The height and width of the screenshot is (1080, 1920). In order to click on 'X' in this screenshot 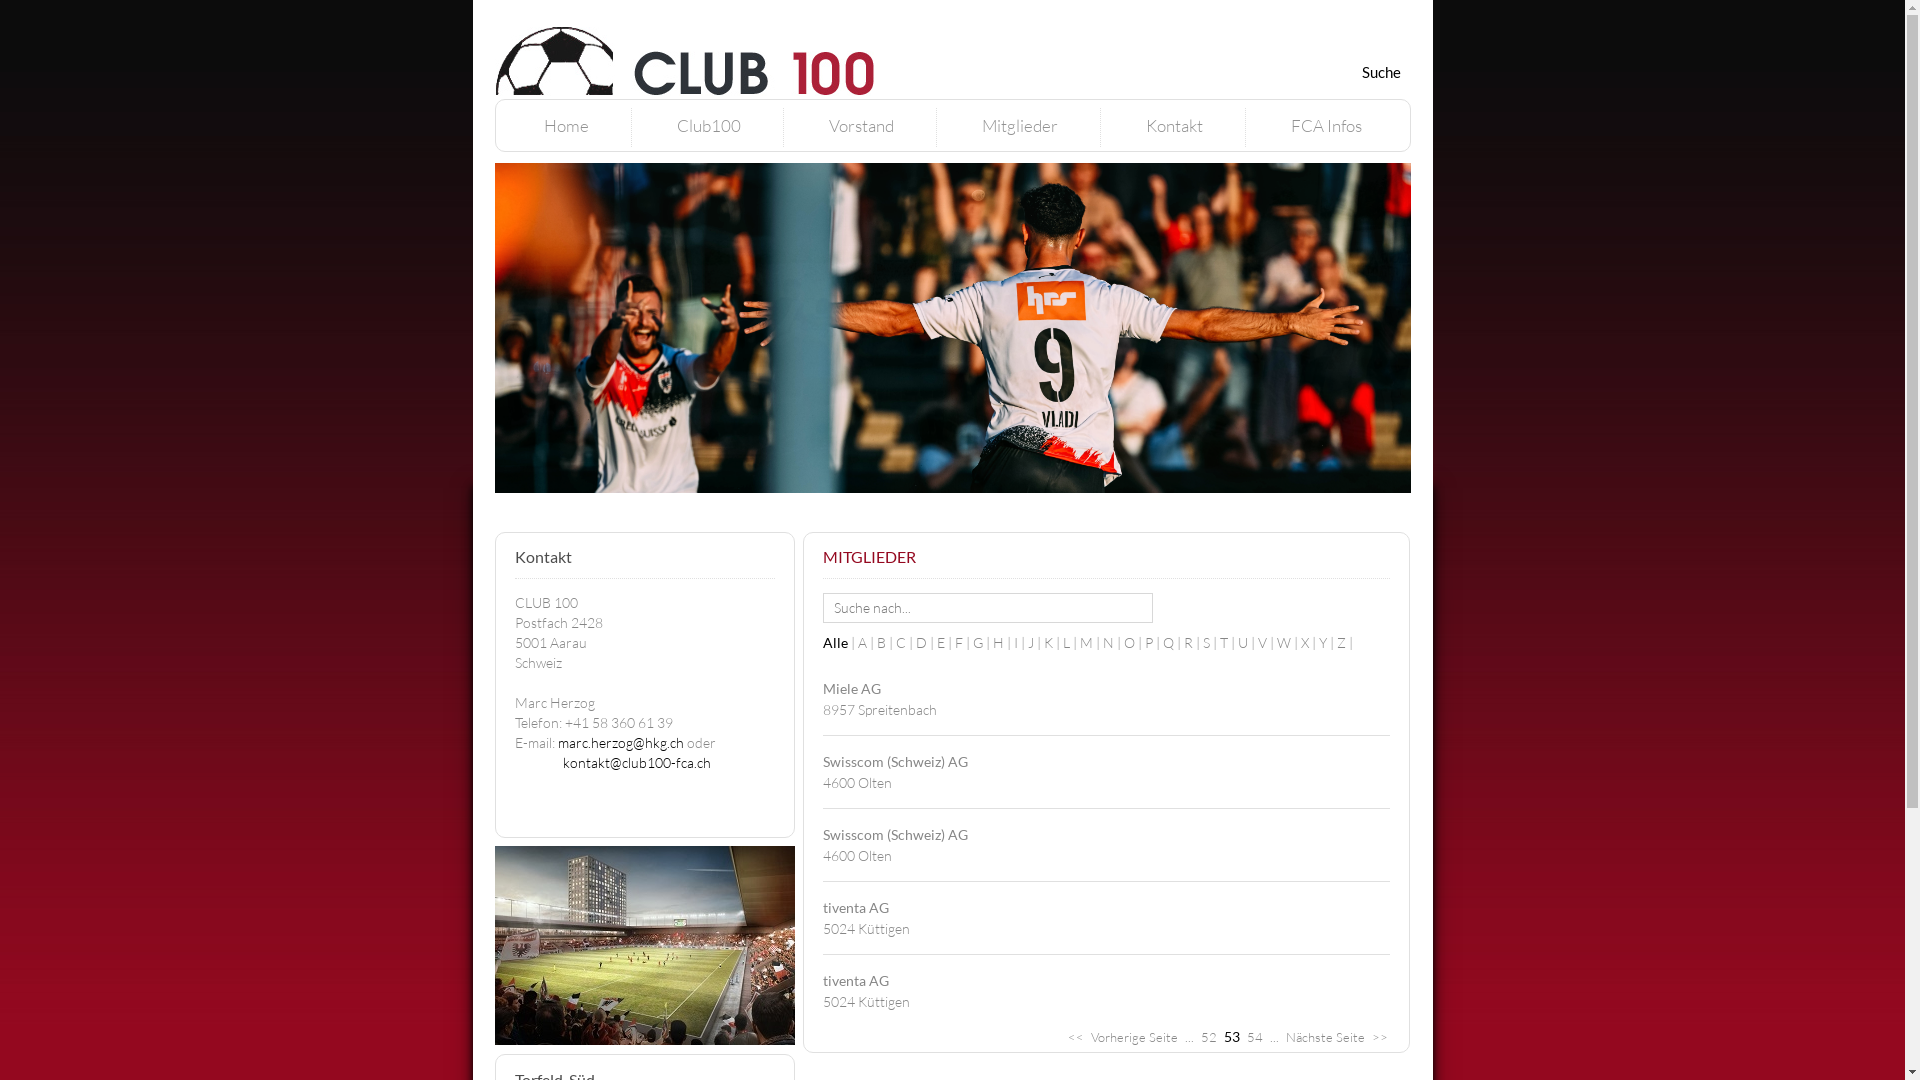, I will do `click(1309, 642)`.